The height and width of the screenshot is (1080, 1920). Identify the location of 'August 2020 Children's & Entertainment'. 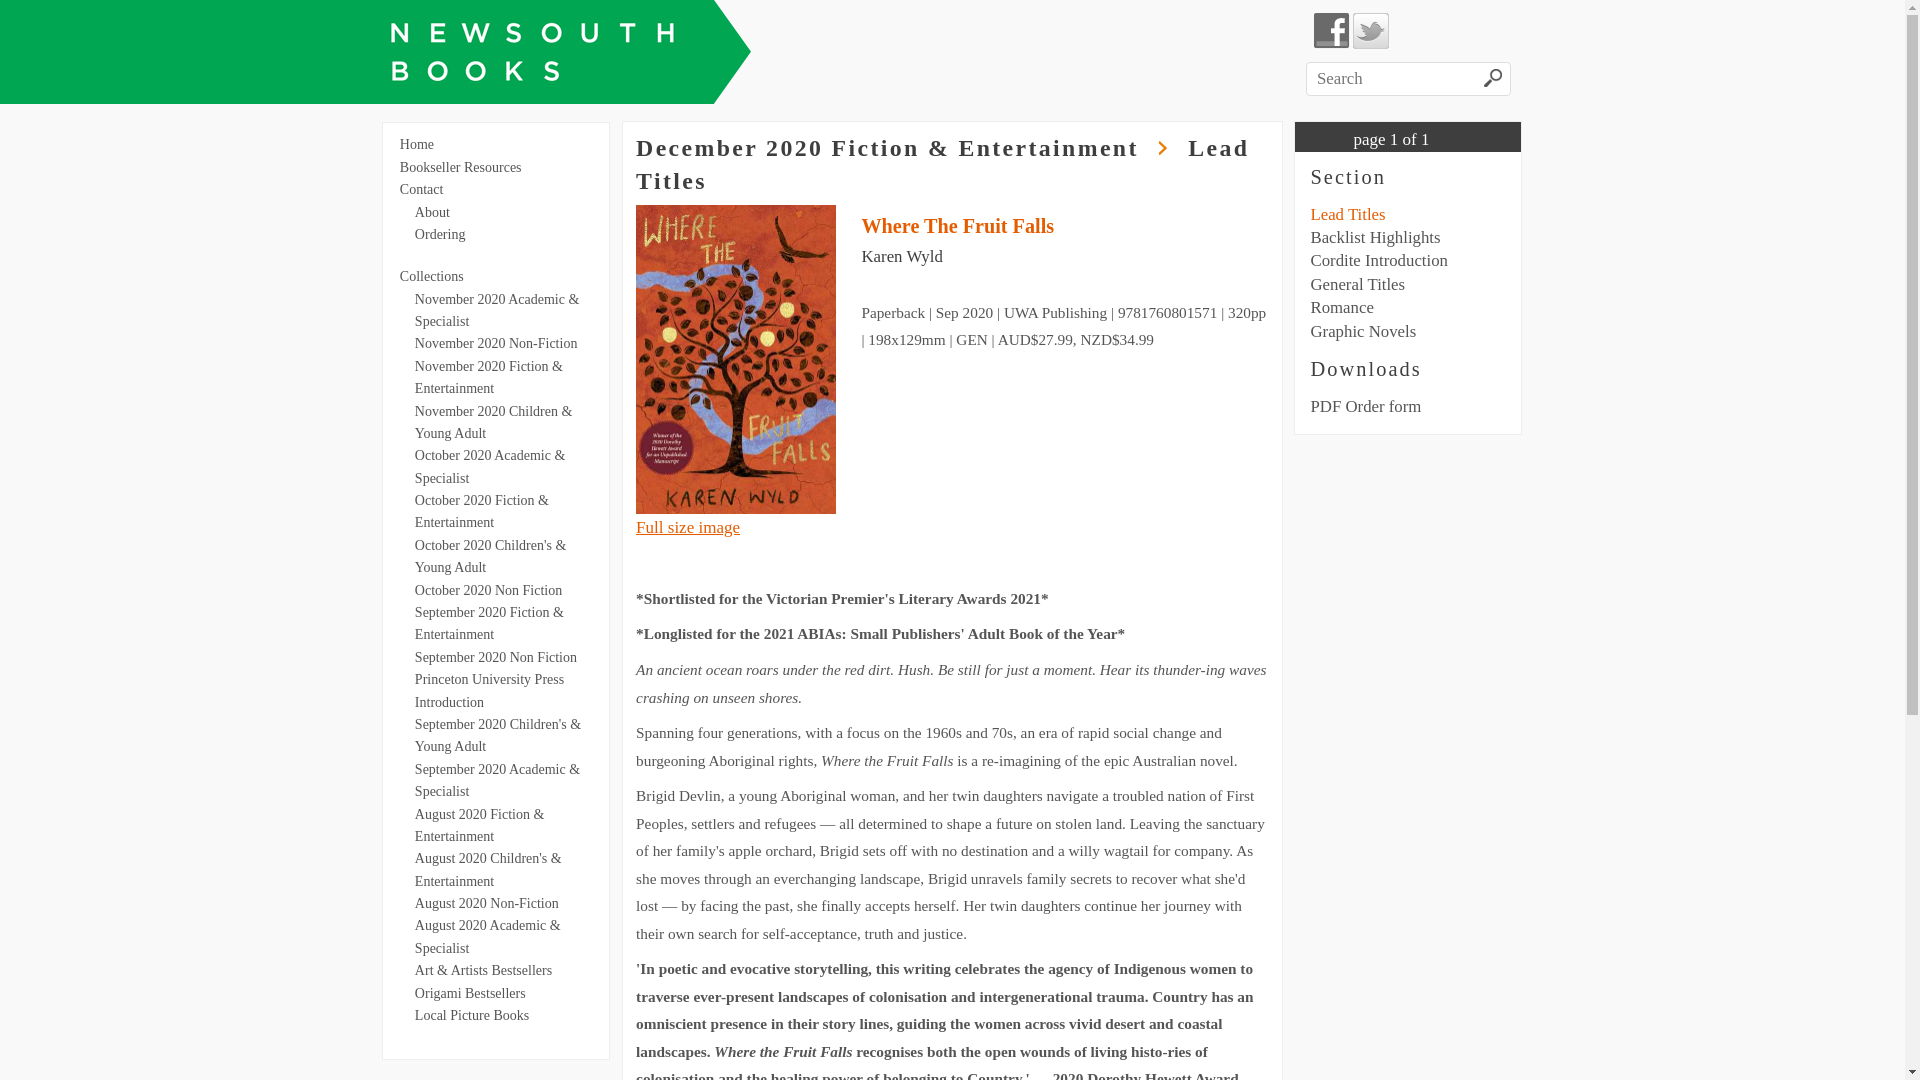
(488, 868).